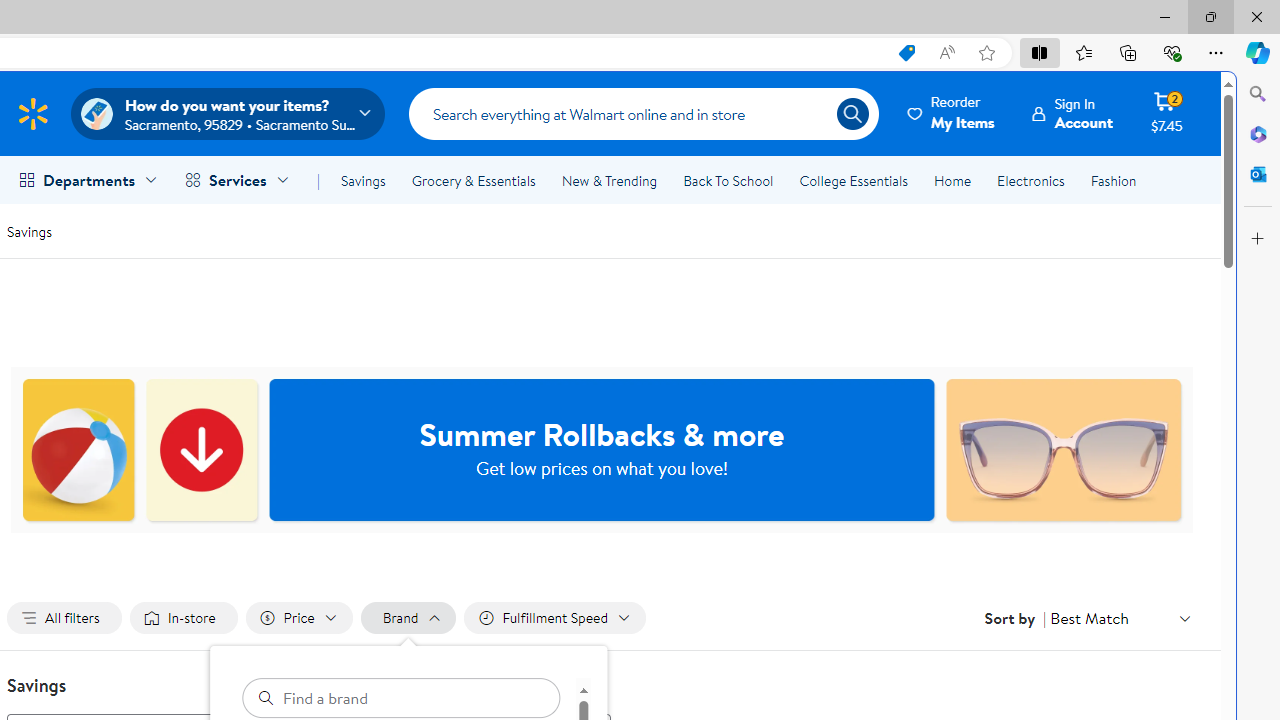 The image size is (1280, 720). Describe the element at coordinates (1112, 181) in the screenshot. I see `'Fashion'` at that location.